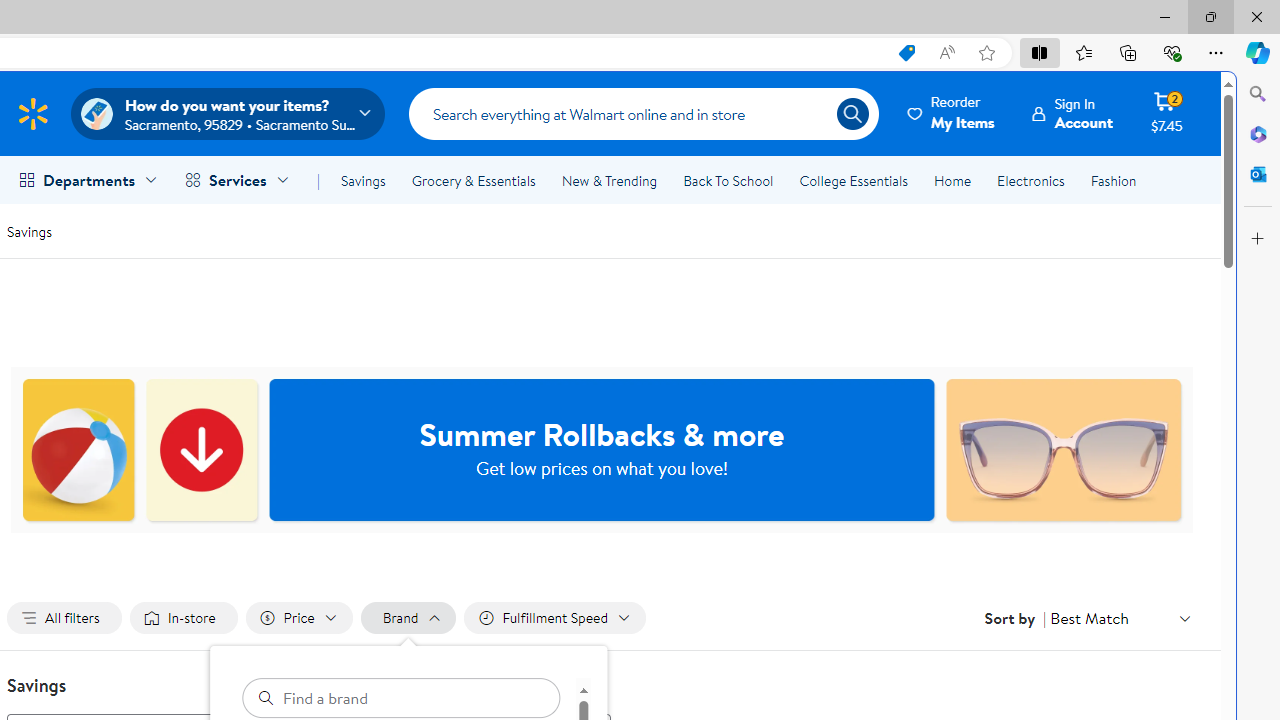 The image size is (1280, 720). Describe the element at coordinates (1112, 181) in the screenshot. I see `'Fashion'` at that location.